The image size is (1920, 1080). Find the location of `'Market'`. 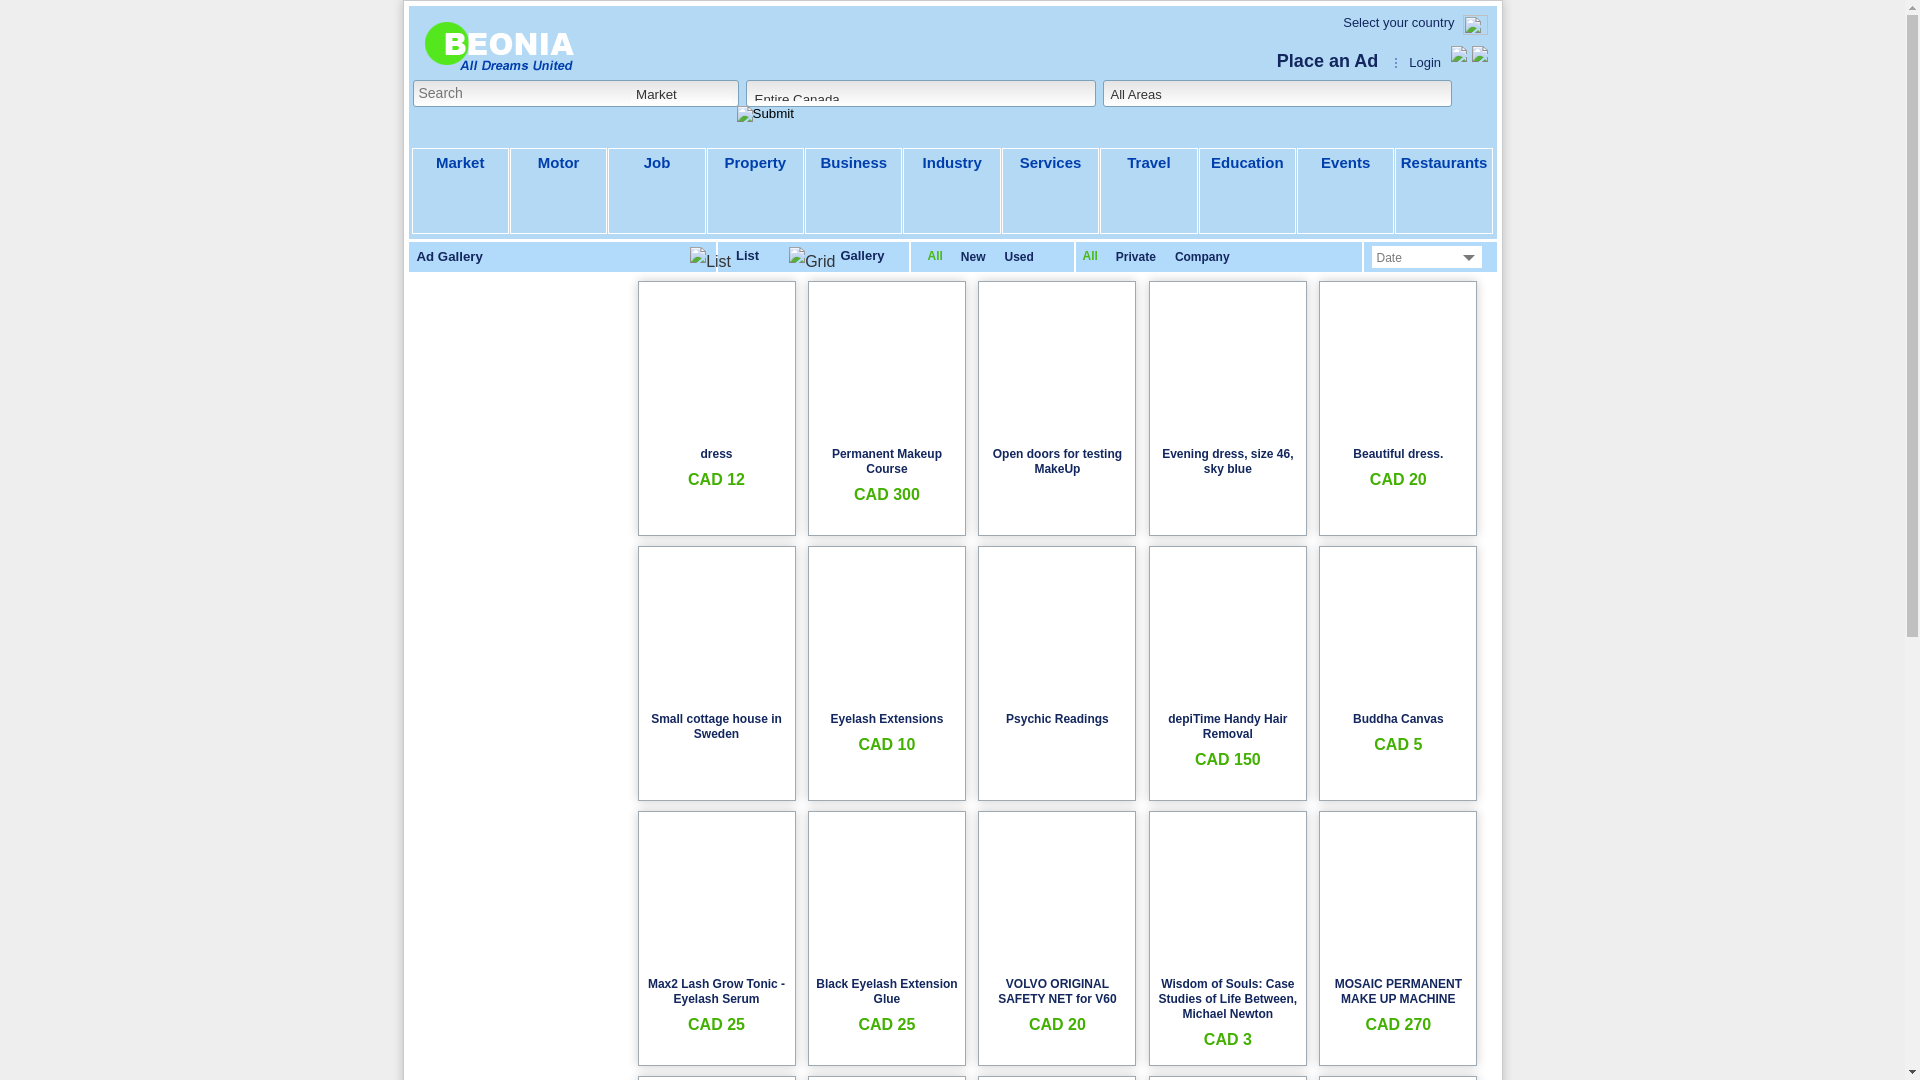

'Market' is located at coordinates (411, 191).